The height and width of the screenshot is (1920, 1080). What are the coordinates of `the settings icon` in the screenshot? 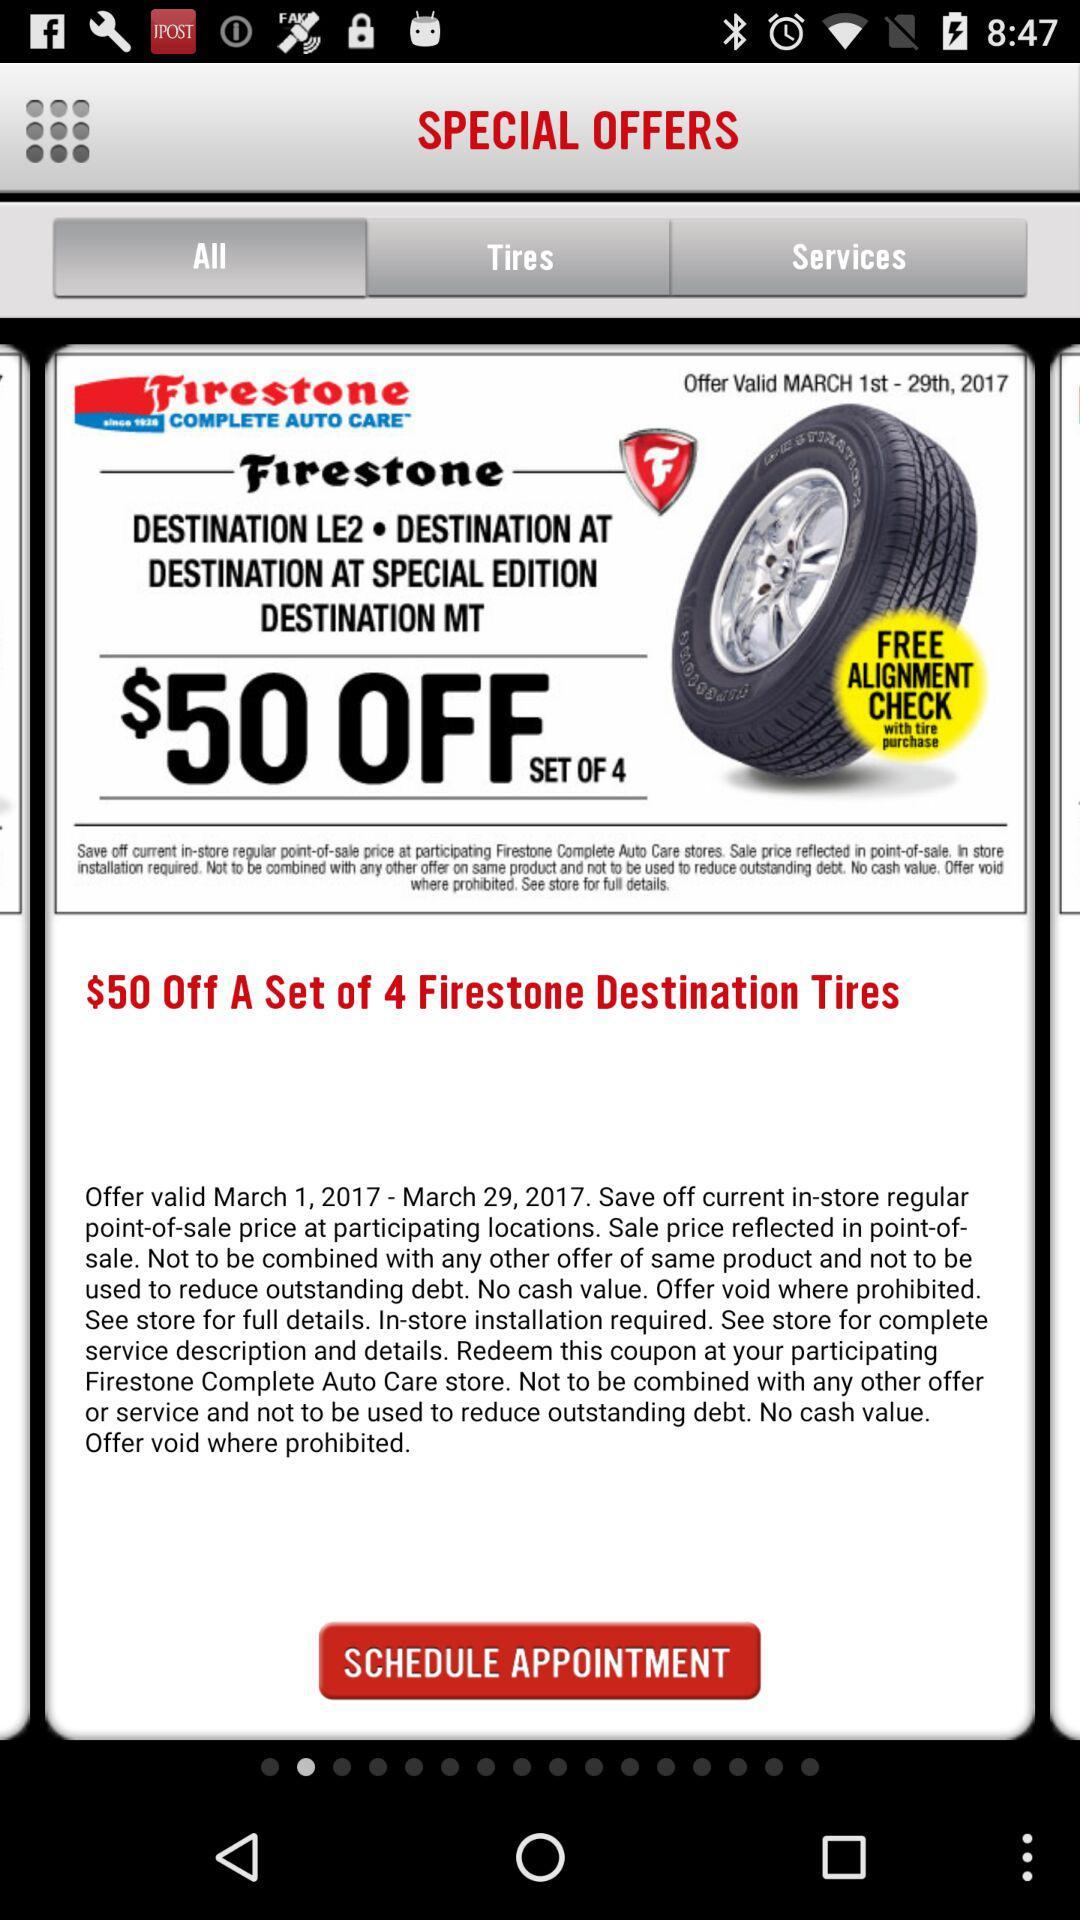 It's located at (56, 139).